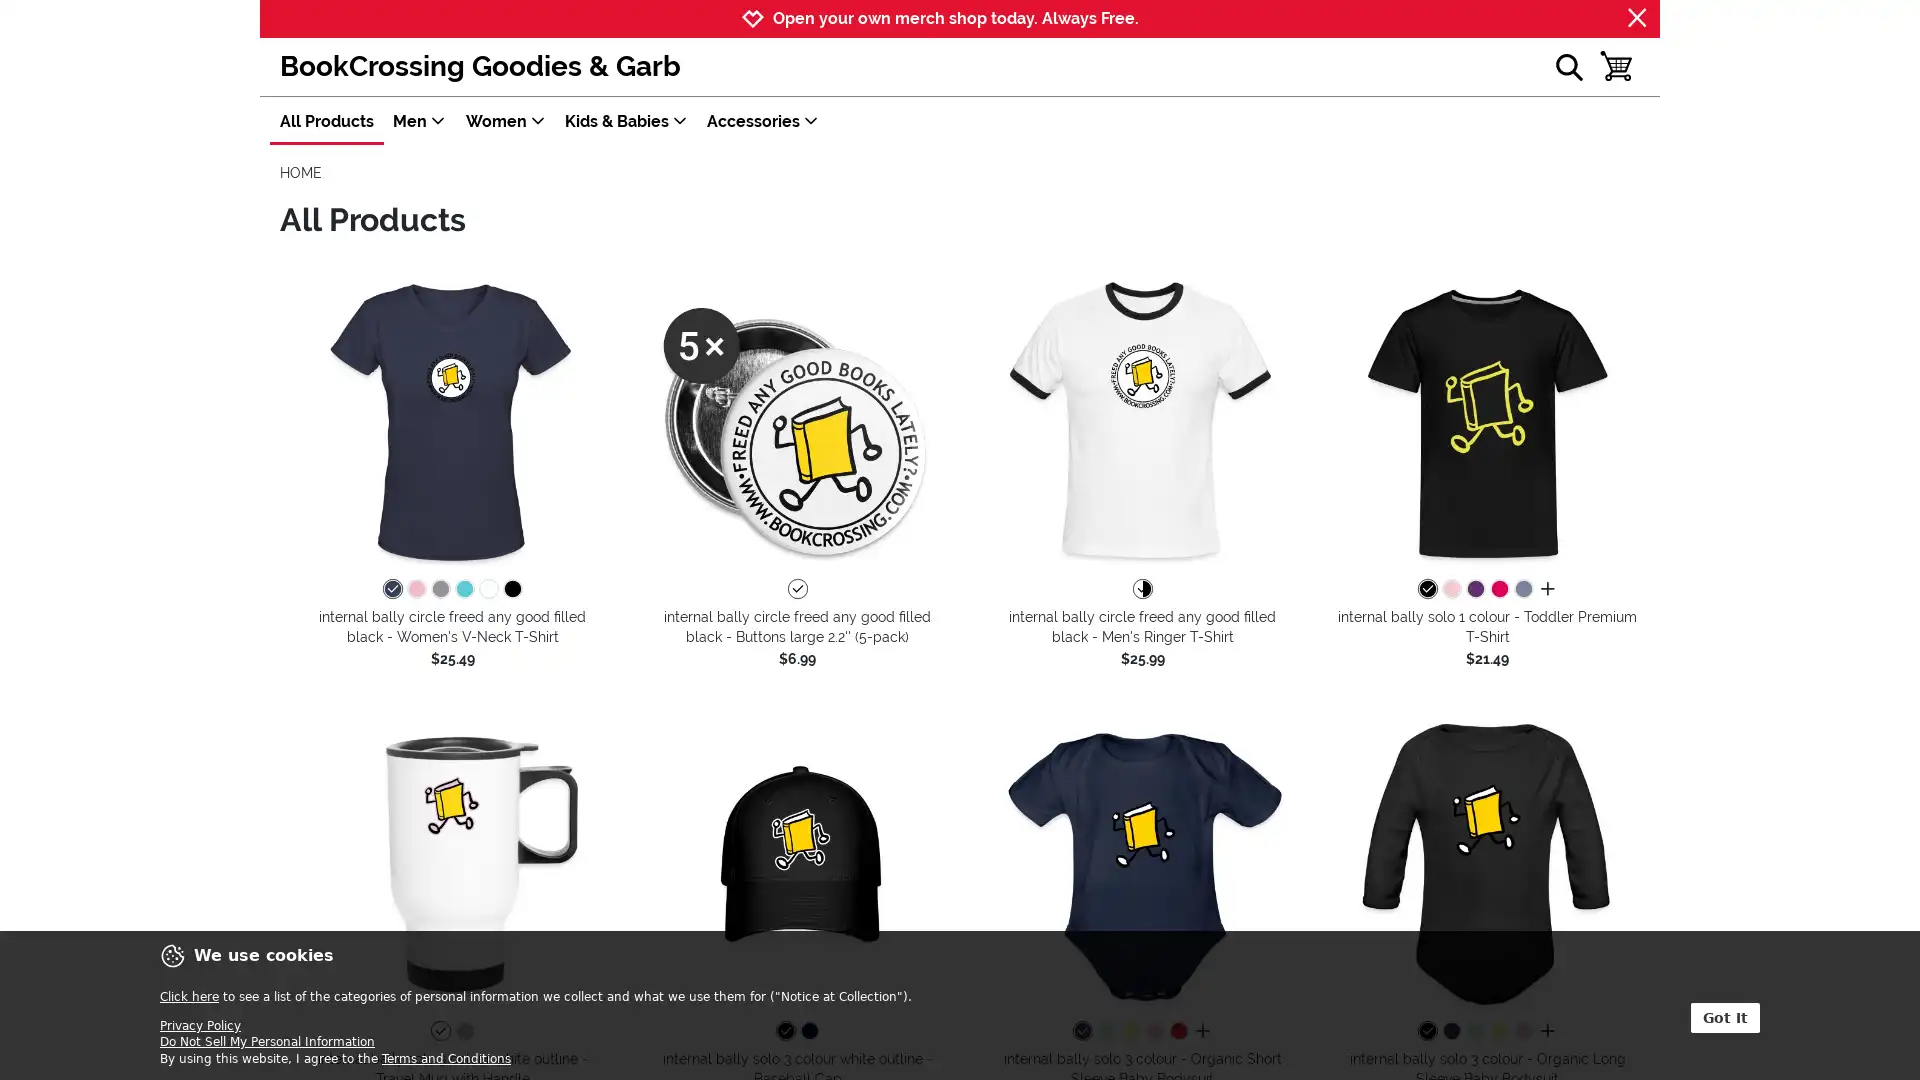 This screenshot has height=1080, width=1920. Describe the element at coordinates (795, 589) in the screenshot. I see `white` at that location.